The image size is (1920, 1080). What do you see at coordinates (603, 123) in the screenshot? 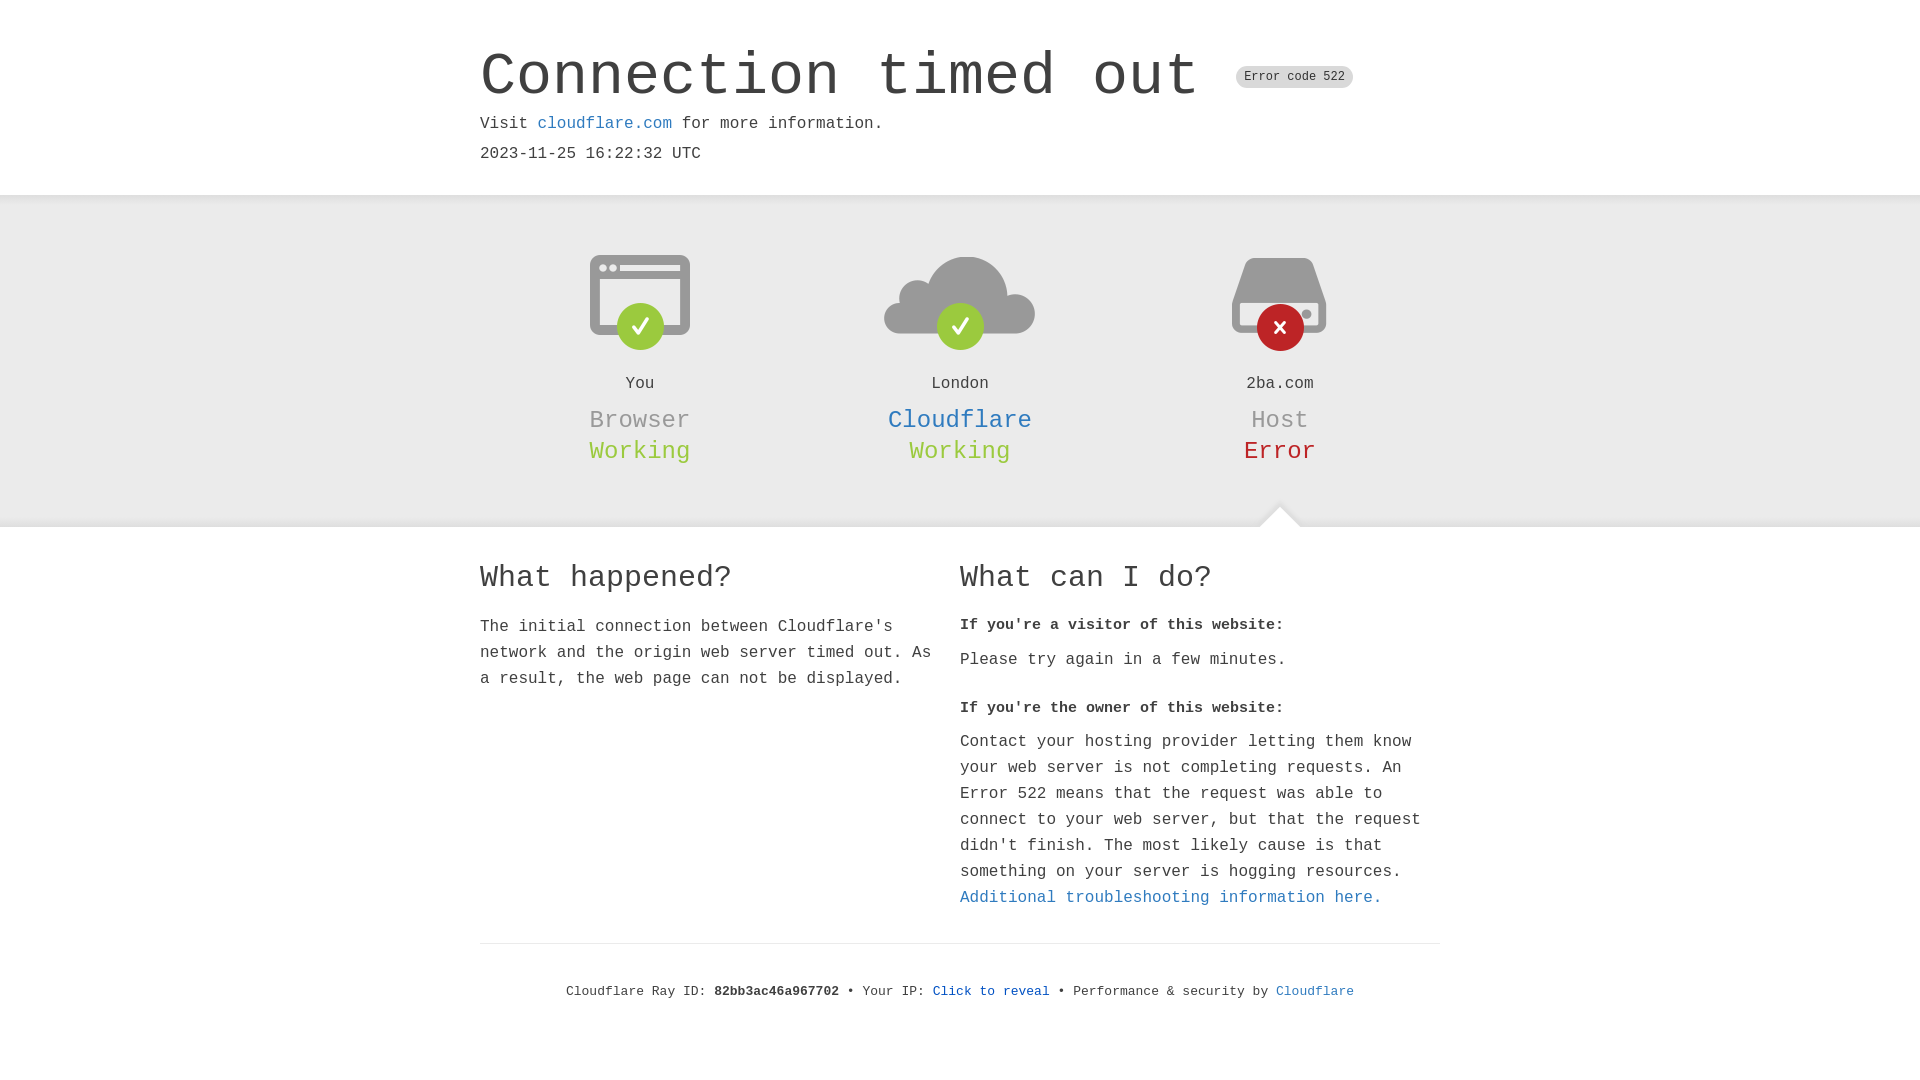
I see `'cloudflare.com'` at bounding box center [603, 123].